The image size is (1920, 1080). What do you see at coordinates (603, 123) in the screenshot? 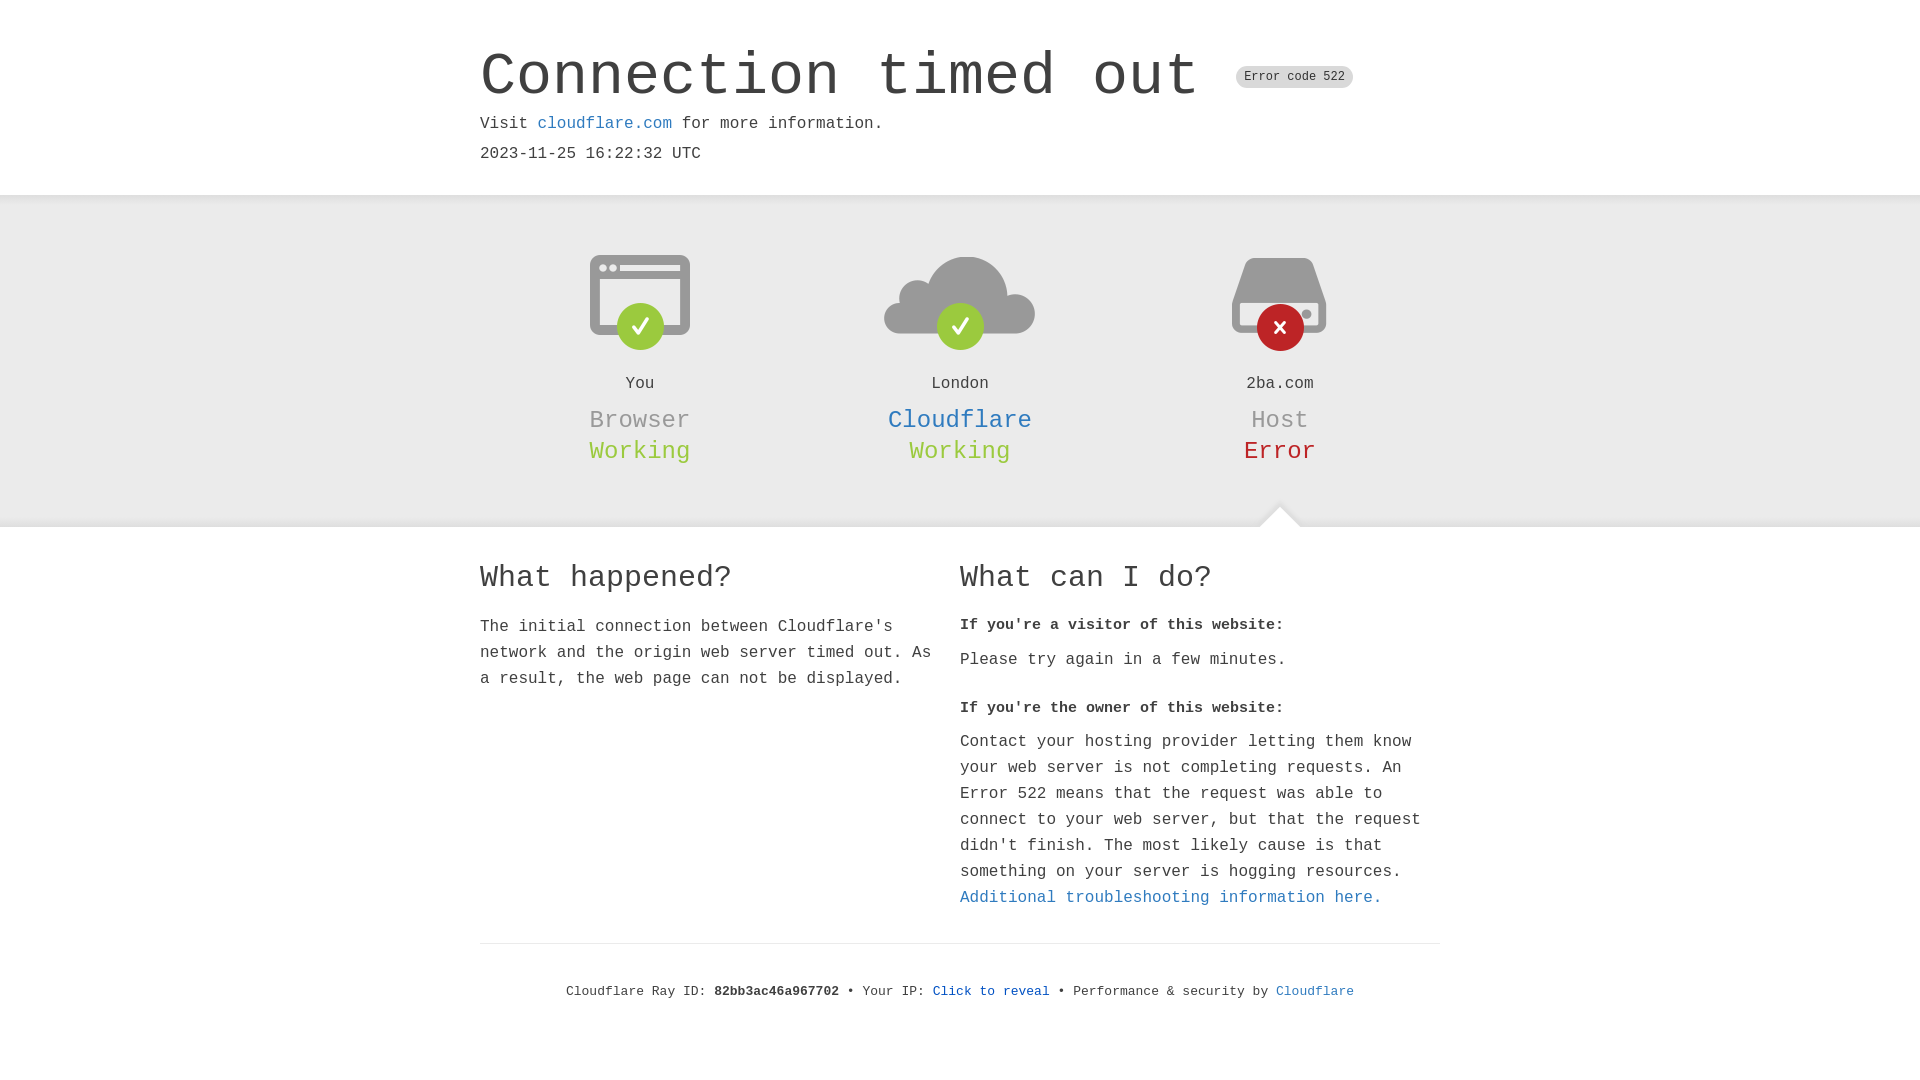
I see `'cloudflare.com'` at bounding box center [603, 123].